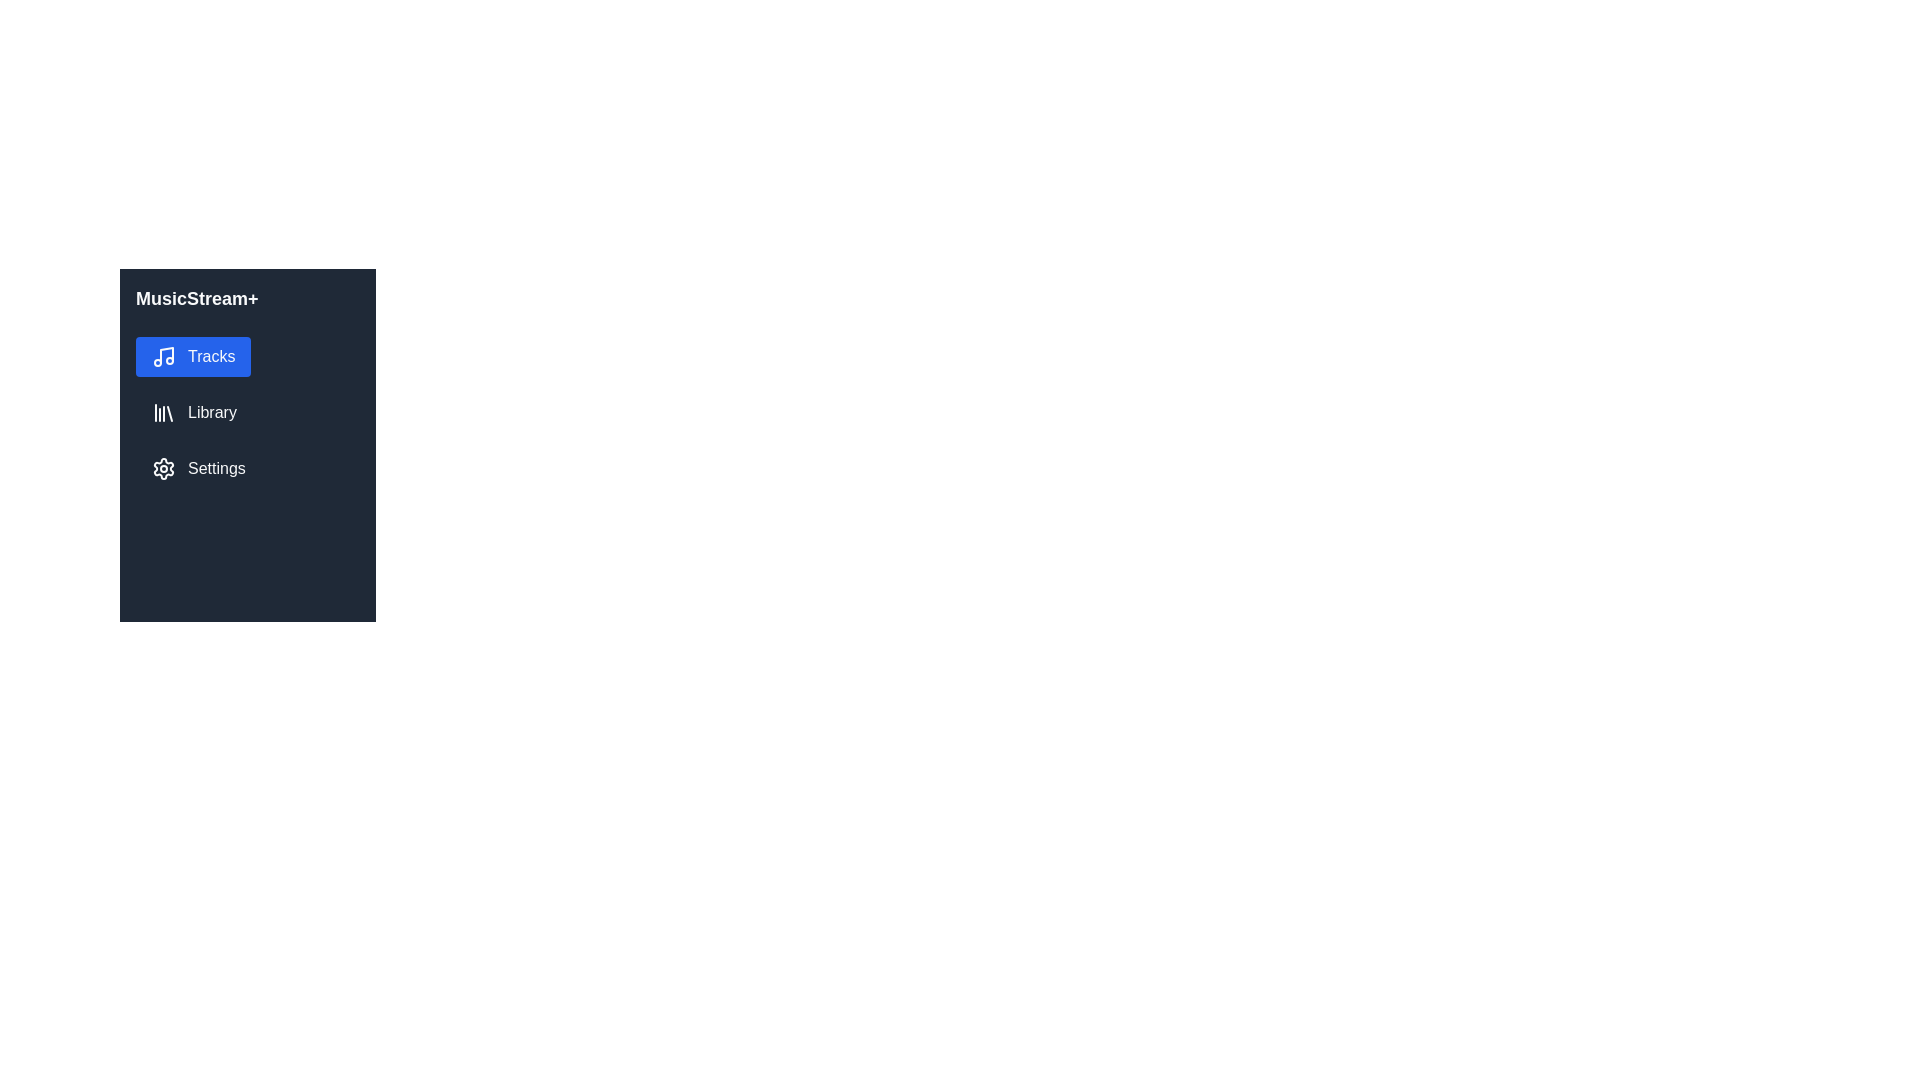  What do you see at coordinates (216, 469) in the screenshot?
I see `the label or navigation link located in the bottom section of the sidebar, directly to the right of the cogwheel icon` at bounding box center [216, 469].